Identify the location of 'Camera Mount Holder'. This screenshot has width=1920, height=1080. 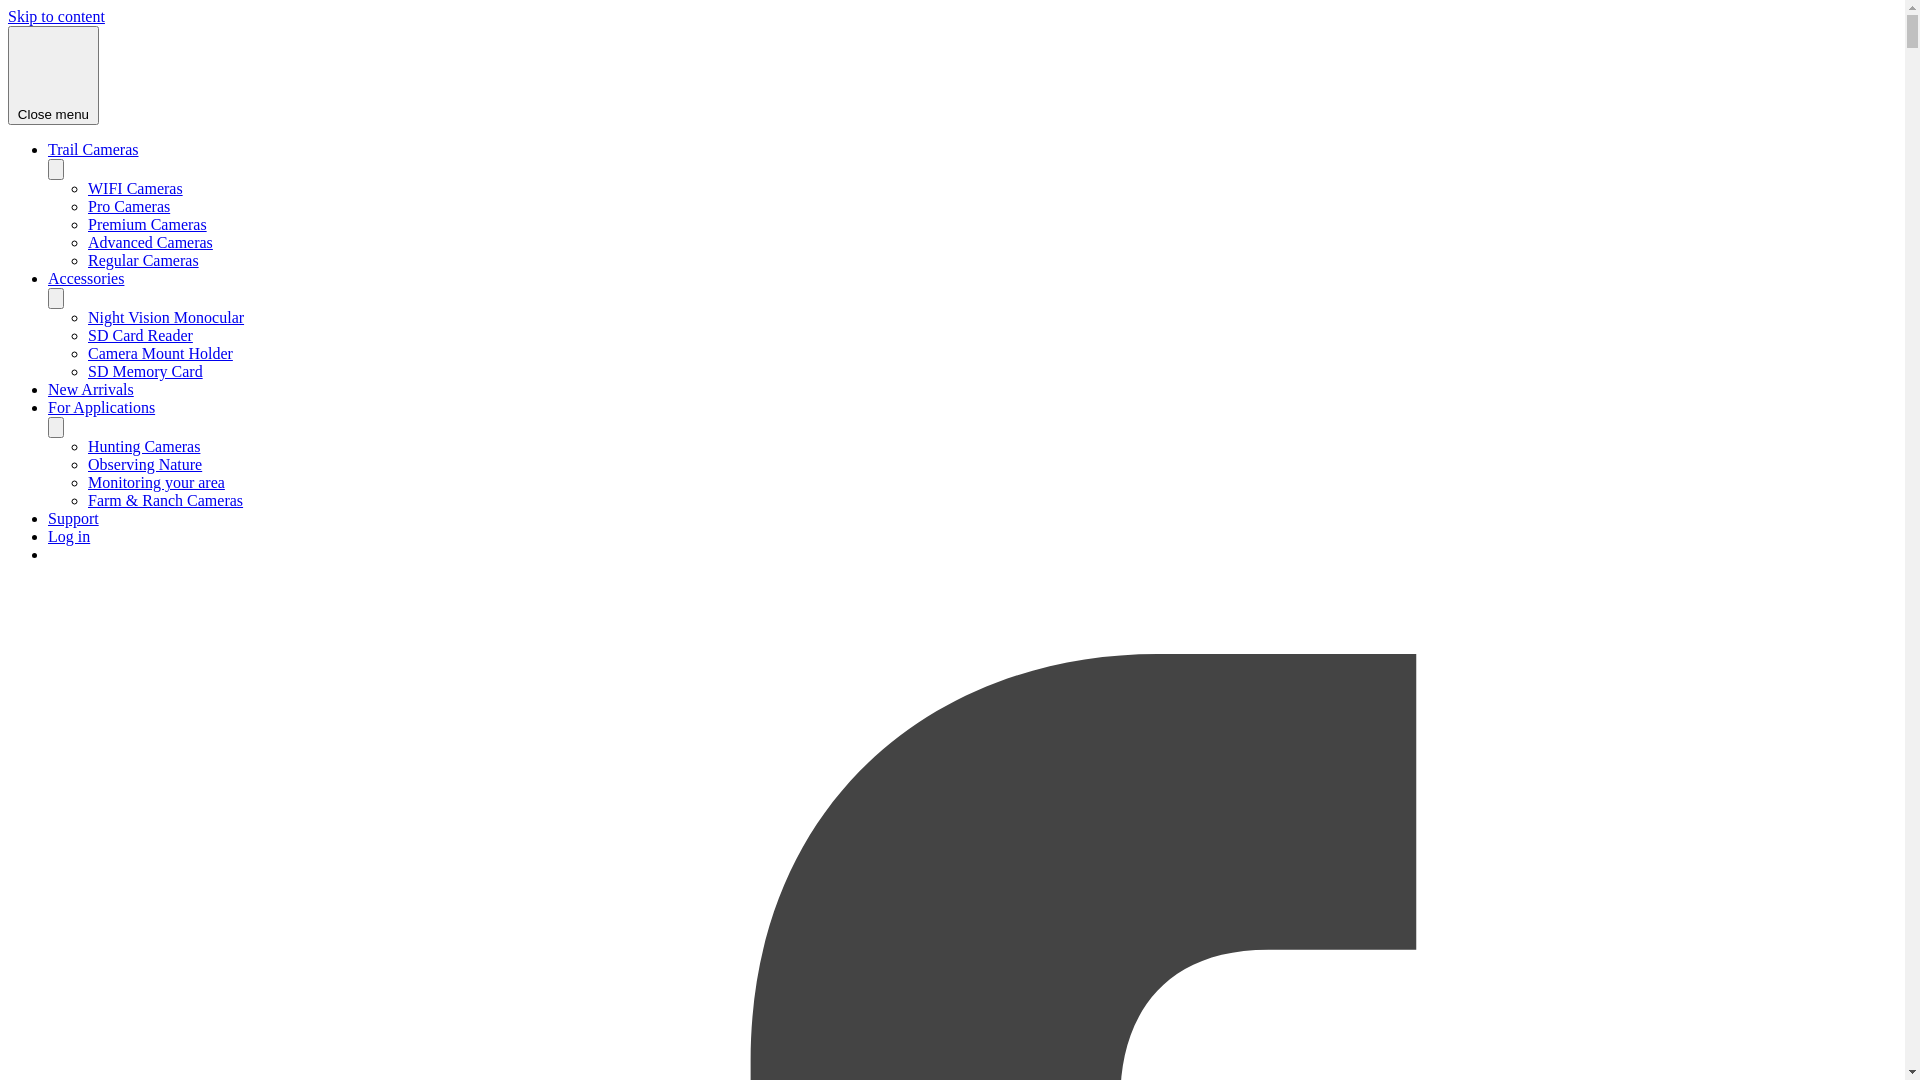
(160, 352).